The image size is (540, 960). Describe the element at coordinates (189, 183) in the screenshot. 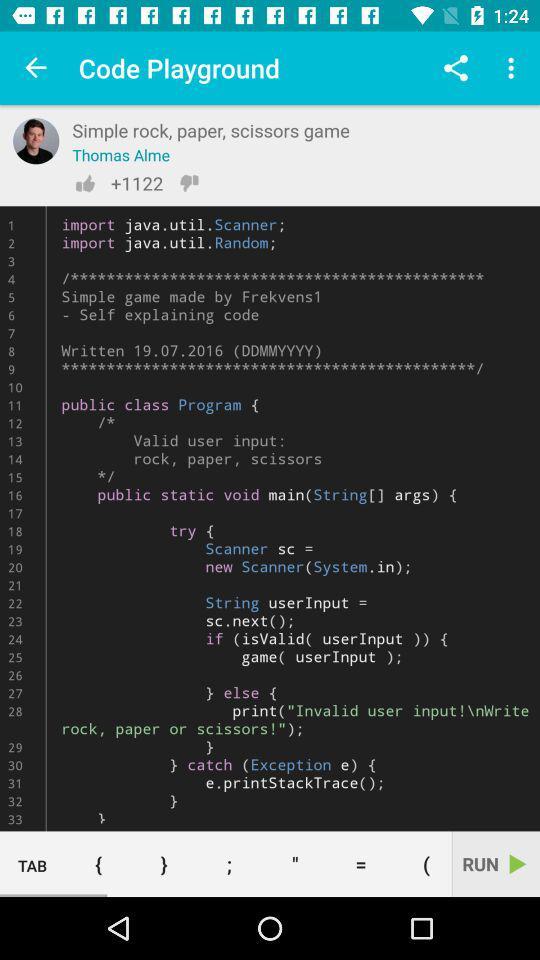

I see `dislike button` at that location.